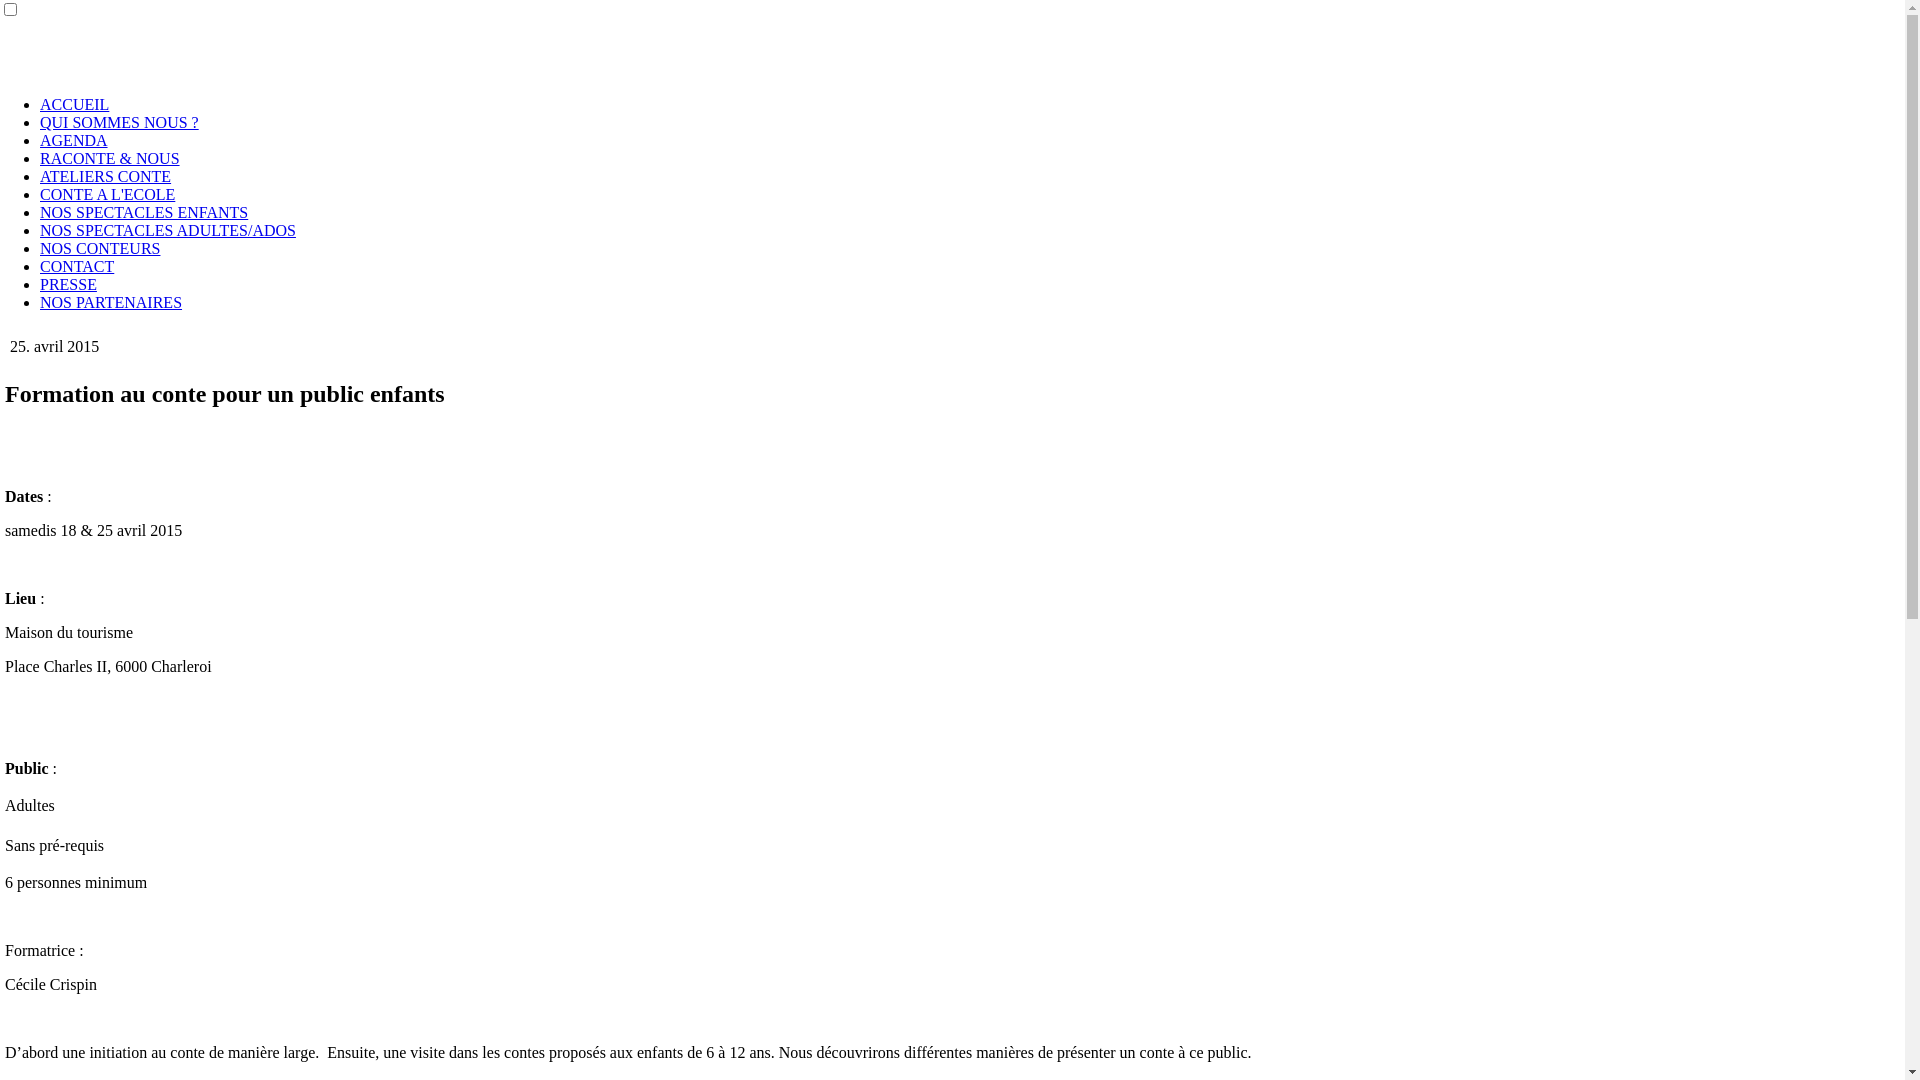 The height and width of the screenshot is (1080, 1920). I want to click on 'PRESSE', so click(68, 284).